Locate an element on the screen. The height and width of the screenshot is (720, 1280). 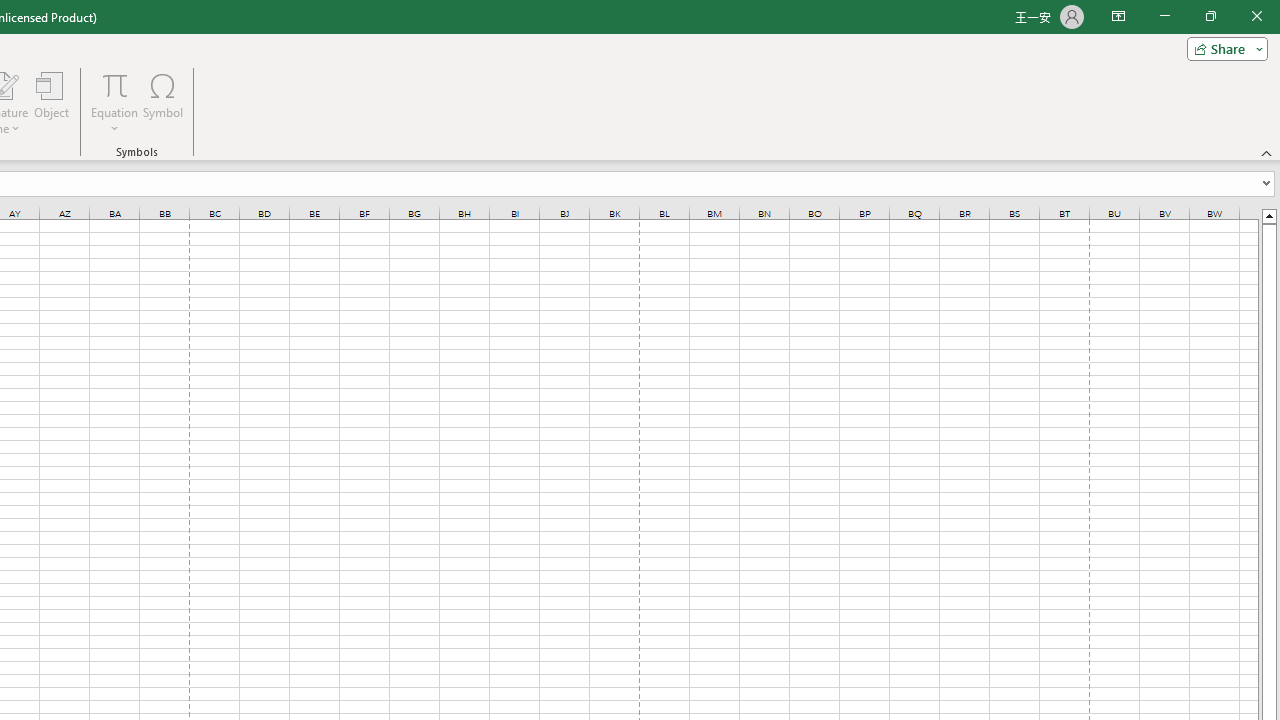
'Symbol...' is located at coordinates (163, 103).